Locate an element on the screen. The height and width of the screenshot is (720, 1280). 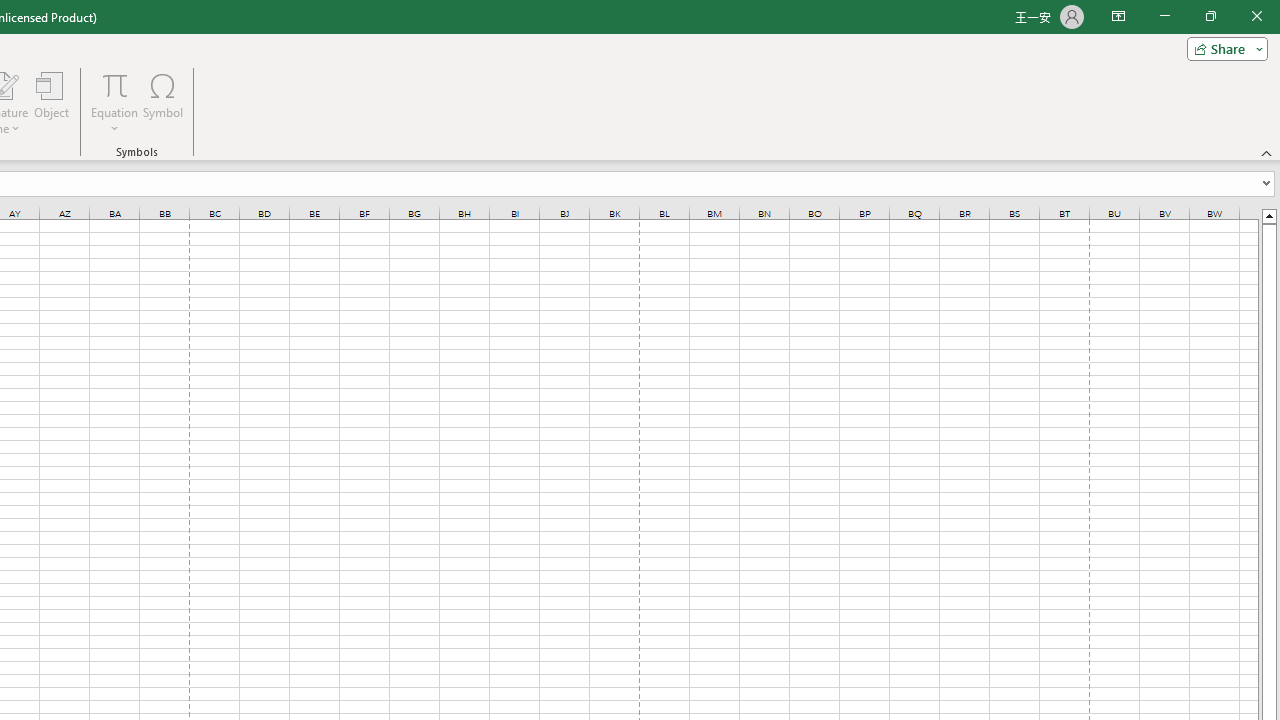
'Symbol...' is located at coordinates (163, 103).